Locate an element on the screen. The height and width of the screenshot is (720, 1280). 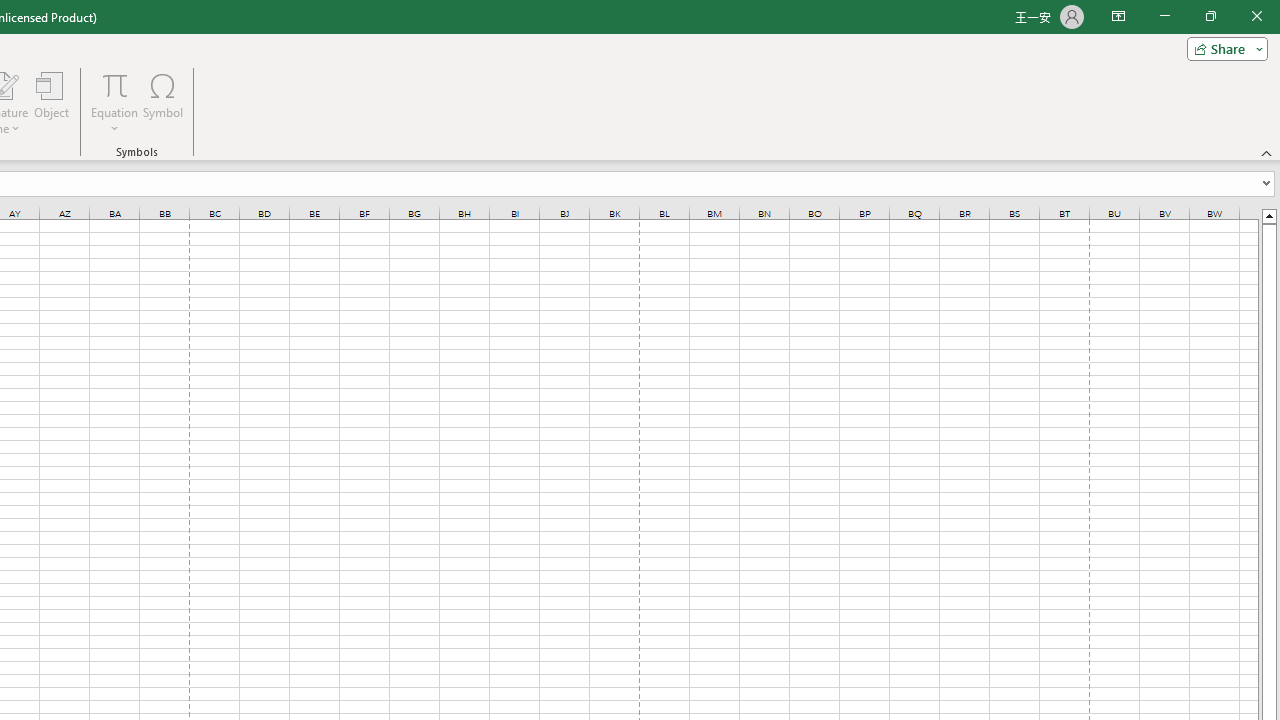
'Symbol...' is located at coordinates (163, 103).